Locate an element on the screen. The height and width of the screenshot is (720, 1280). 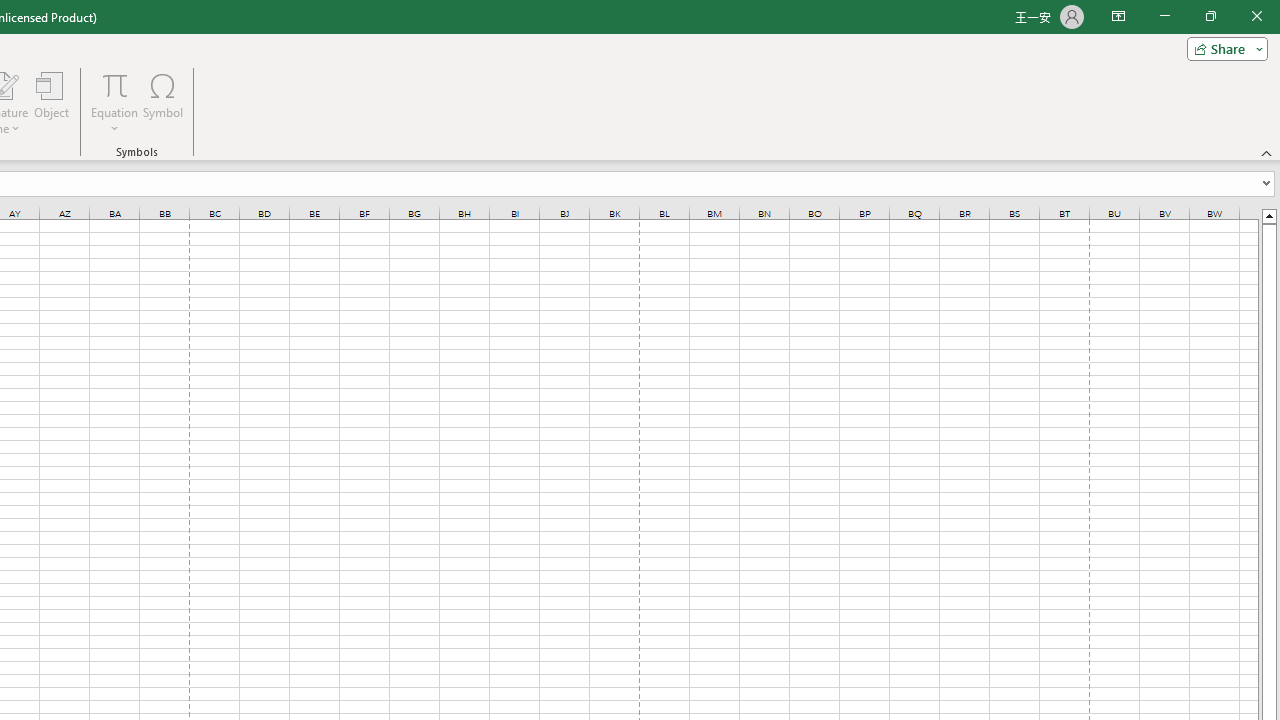
'Symbol...' is located at coordinates (163, 103).